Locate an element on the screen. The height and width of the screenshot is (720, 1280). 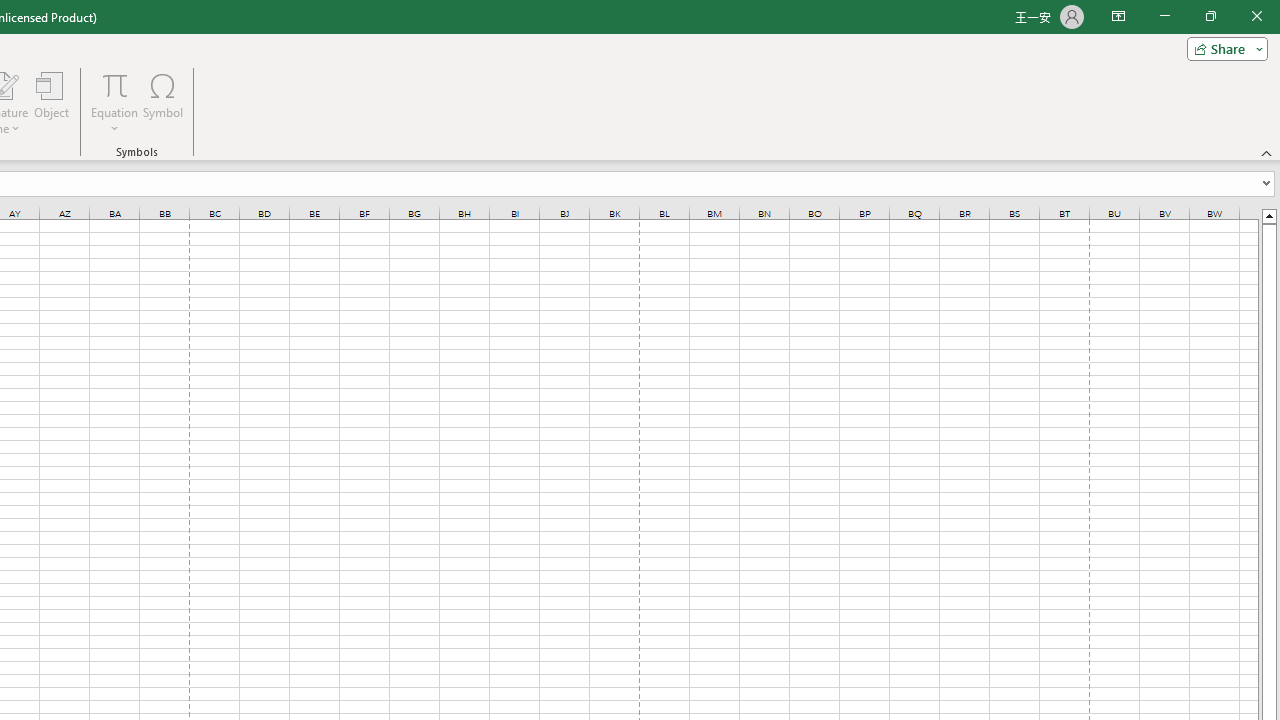
'Symbol...' is located at coordinates (163, 103).